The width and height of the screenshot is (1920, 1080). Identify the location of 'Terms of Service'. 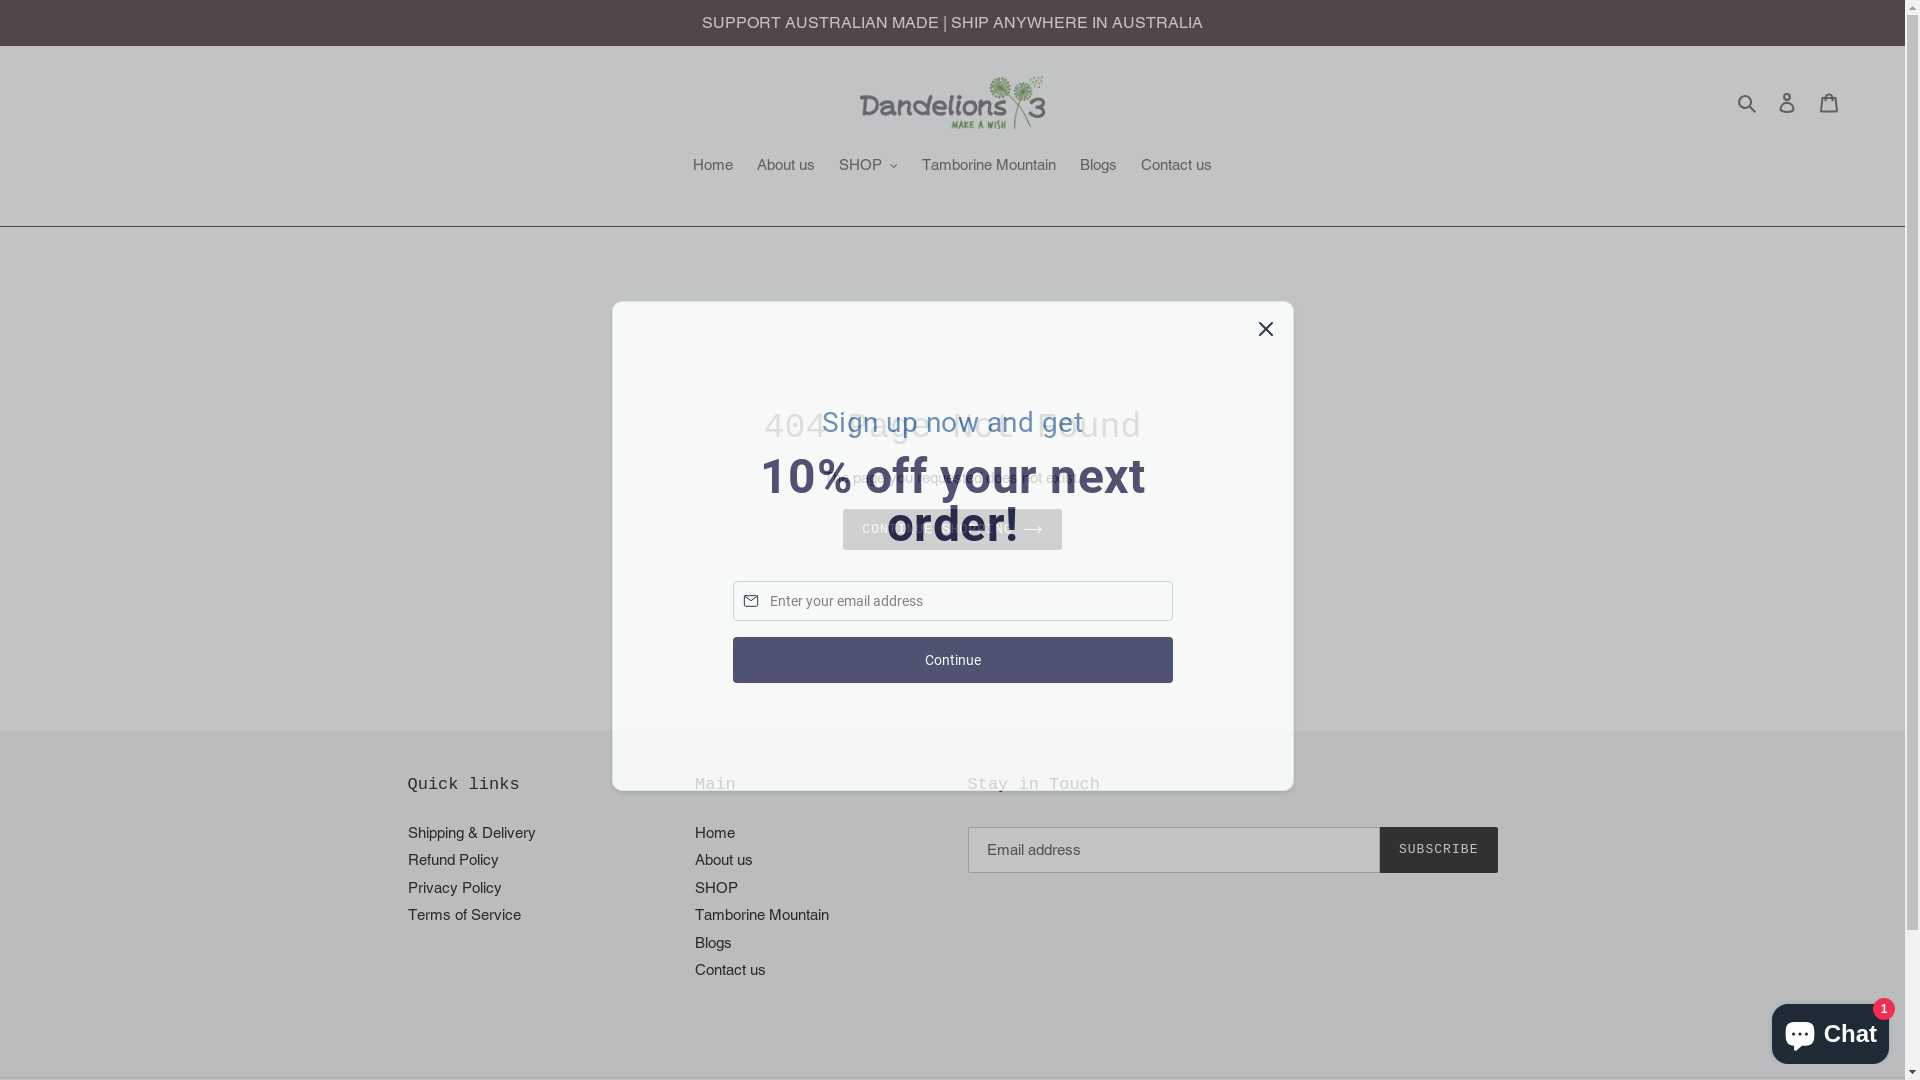
(407, 914).